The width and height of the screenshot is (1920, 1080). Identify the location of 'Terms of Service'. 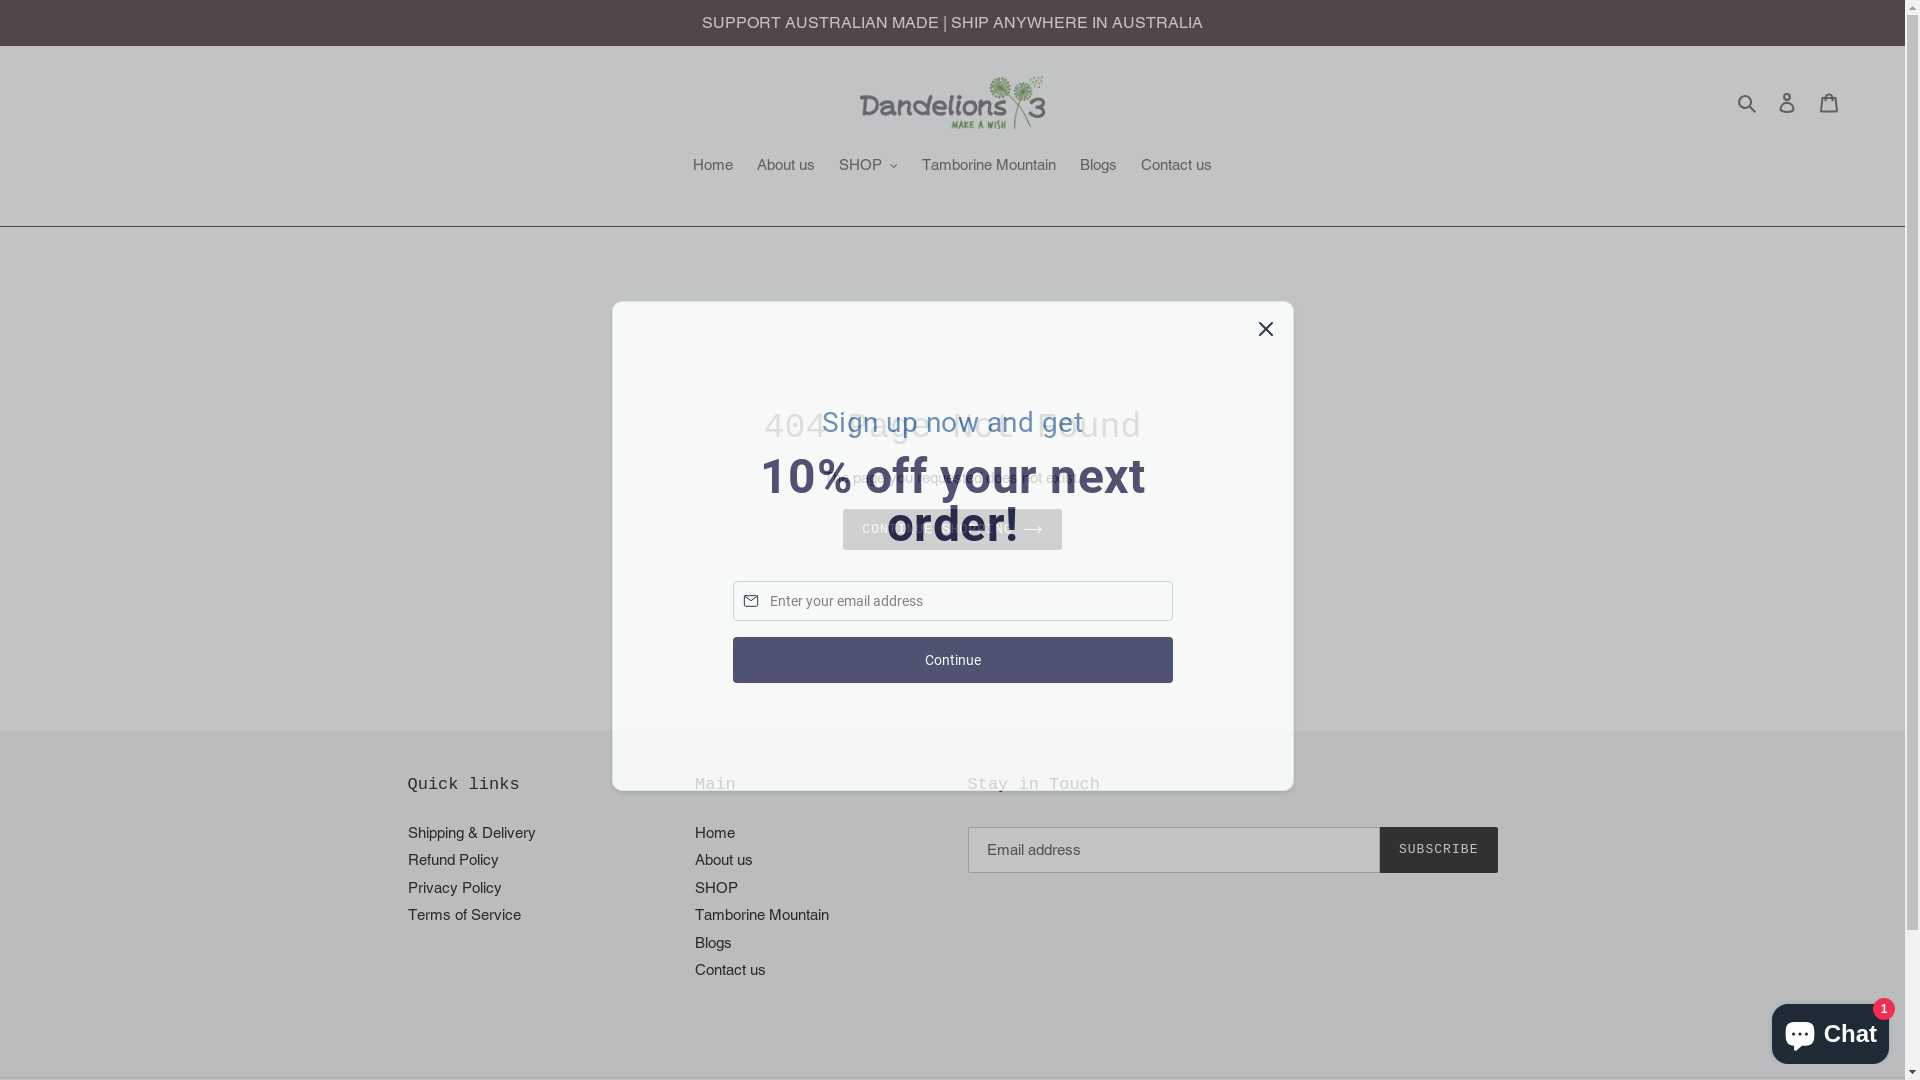
(407, 914).